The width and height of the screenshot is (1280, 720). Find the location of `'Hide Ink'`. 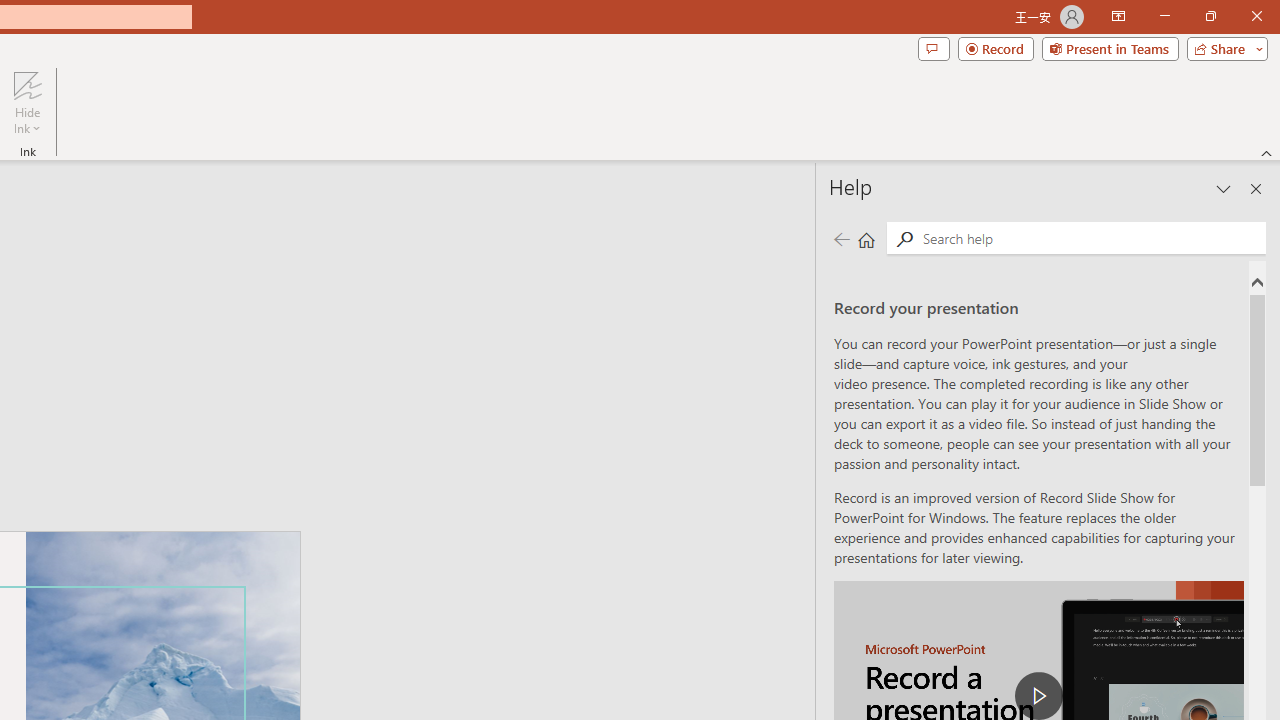

'Hide Ink' is located at coordinates (27, 103).